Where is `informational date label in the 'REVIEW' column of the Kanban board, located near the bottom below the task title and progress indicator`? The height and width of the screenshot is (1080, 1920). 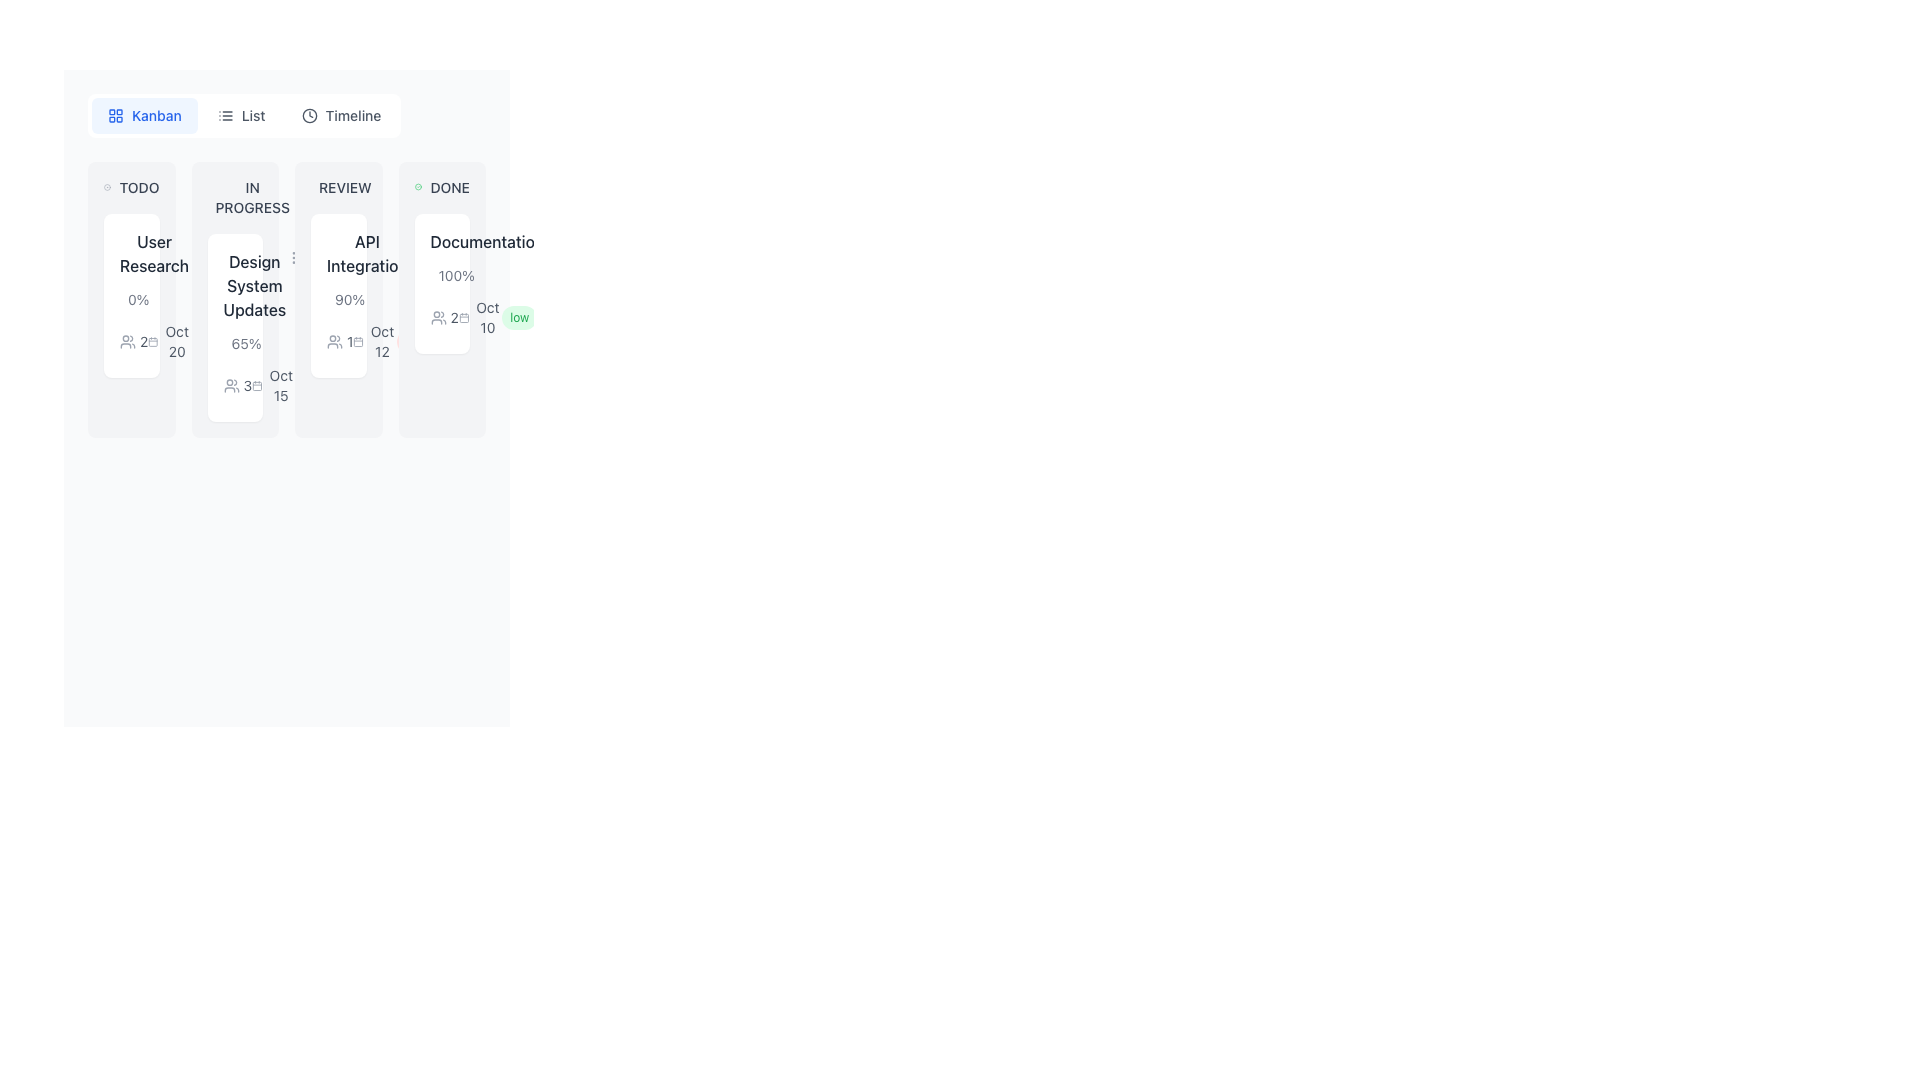 informational date label in the 'REVIEW' column of the Kanban board, located near the bottom below the task title and progress indicator is located at coordinates (382, 341).